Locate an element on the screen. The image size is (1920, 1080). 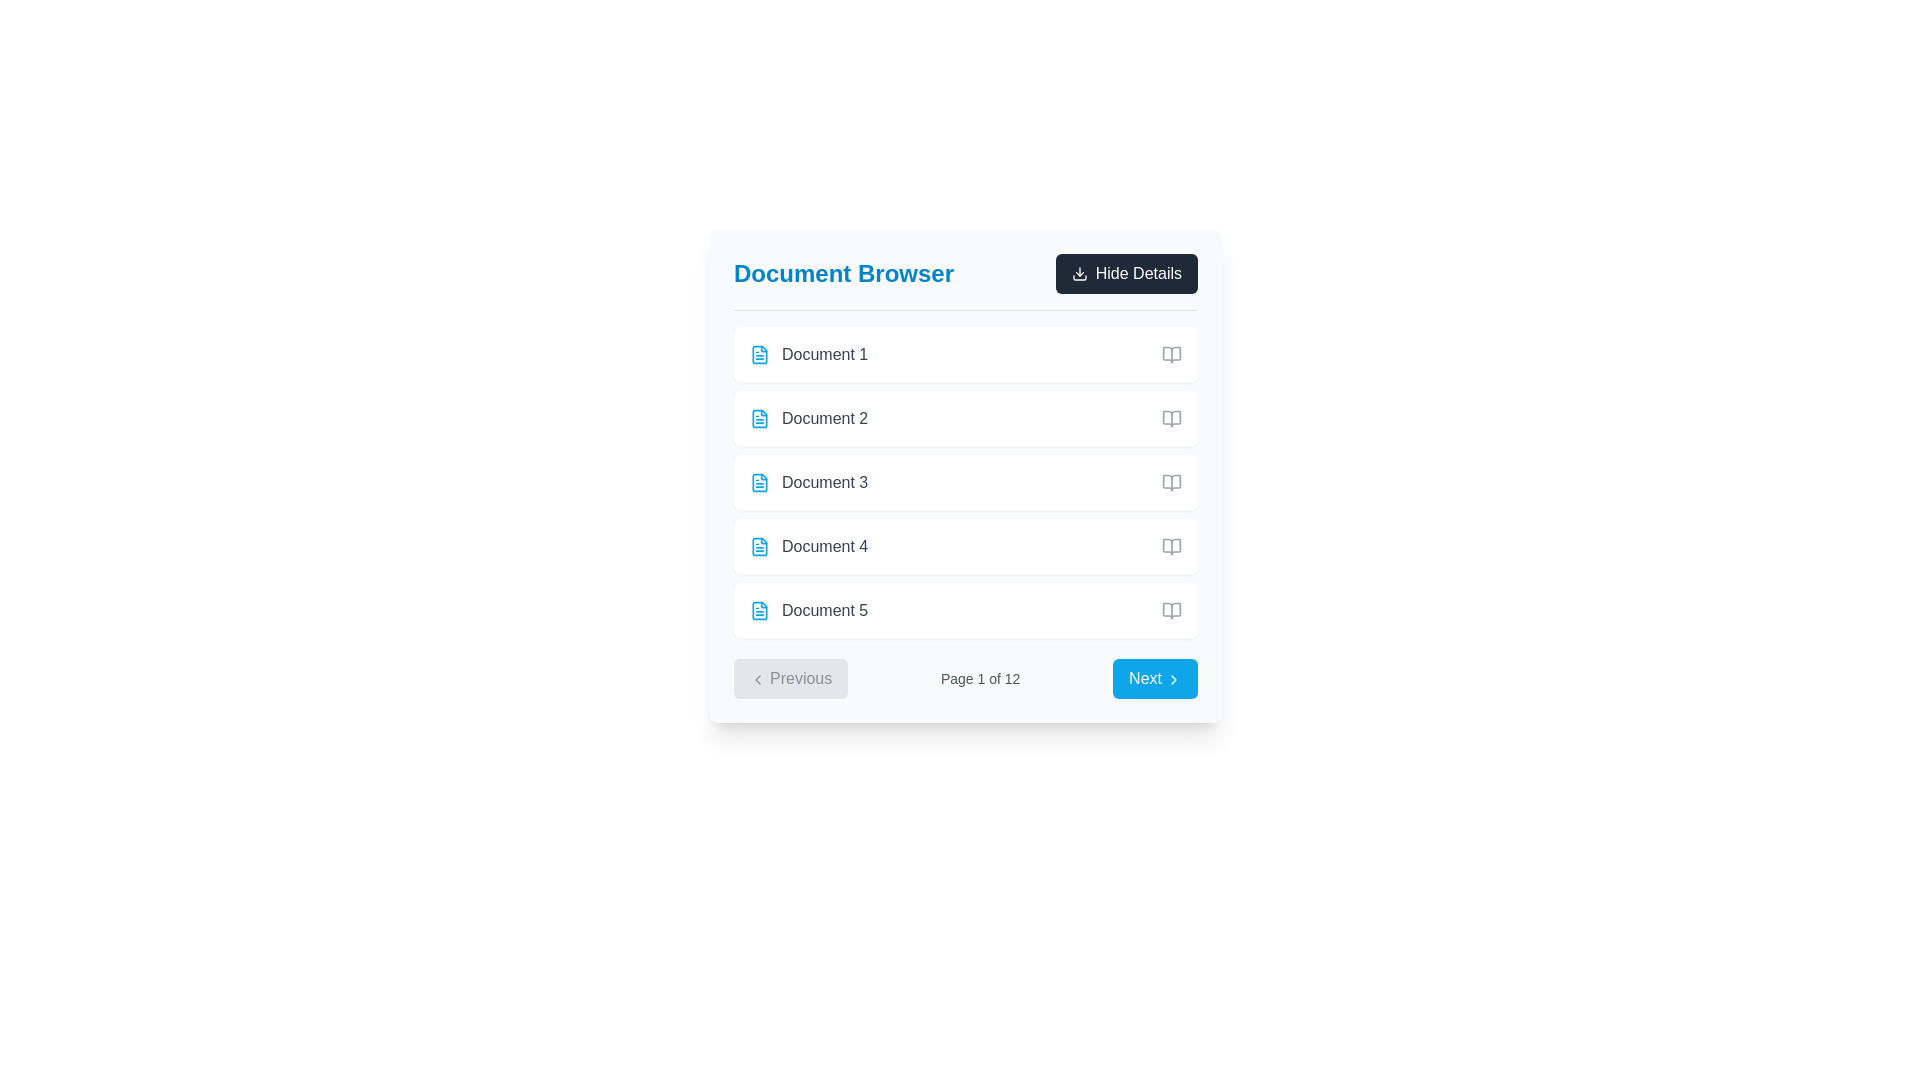
the Open Book Style icon located on the far right within the 'Document 4' row to change its color is located at coordinates (1171, 547).